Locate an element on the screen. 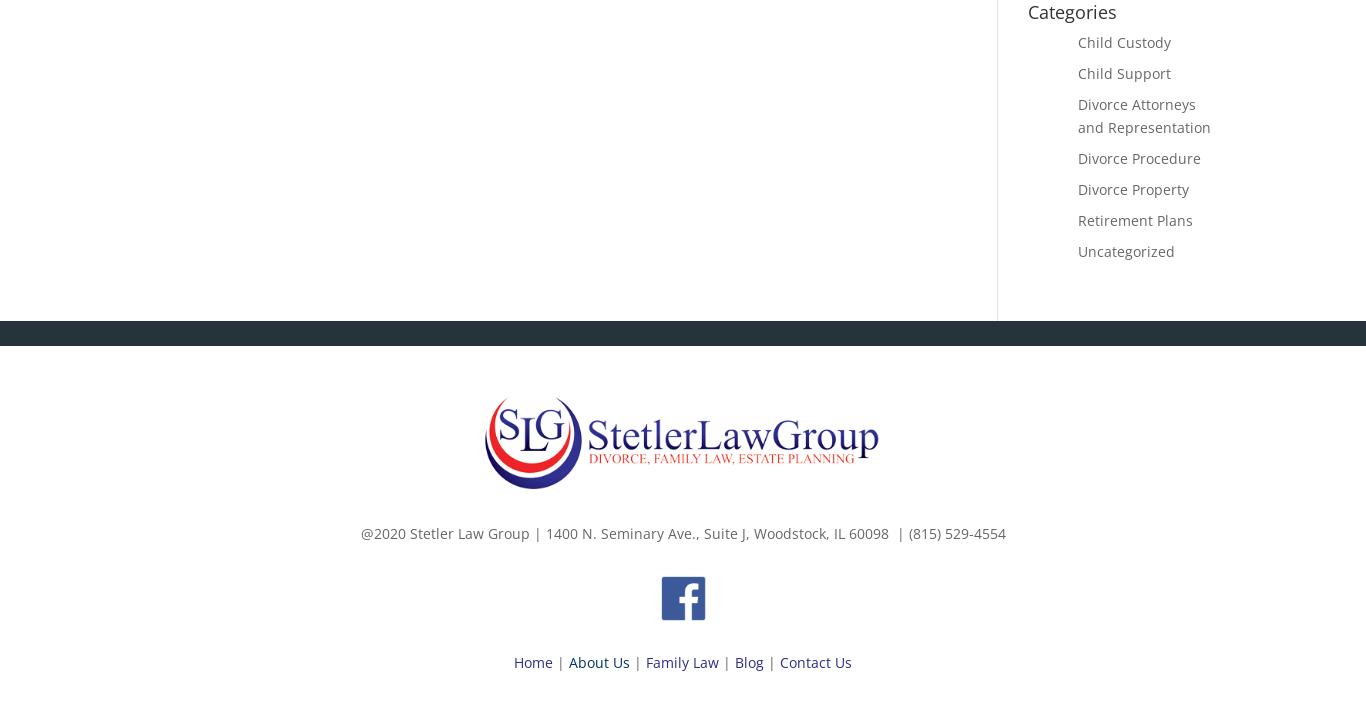 The image size is (1366, 701). 'Contact Us' is located at coordinates (815, 661).